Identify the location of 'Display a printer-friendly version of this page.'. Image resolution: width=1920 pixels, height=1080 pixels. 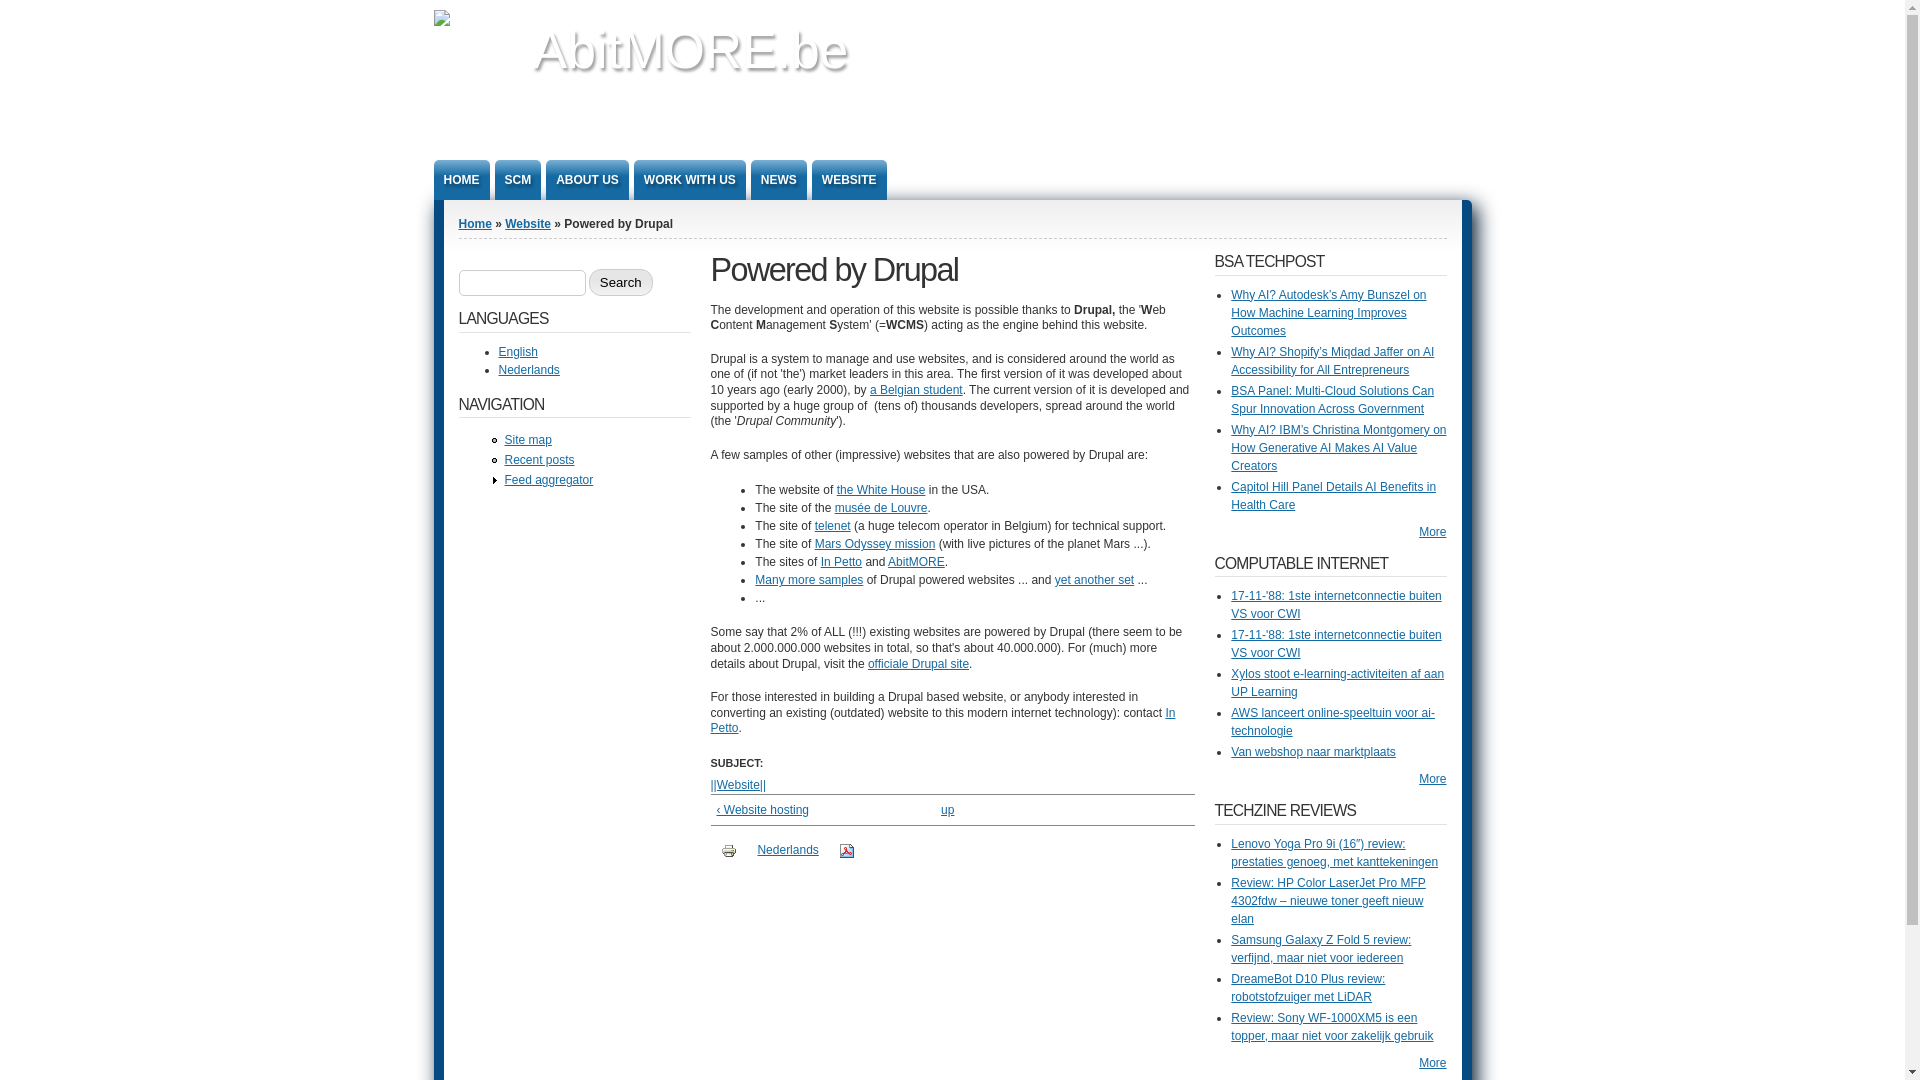
(728, 849).